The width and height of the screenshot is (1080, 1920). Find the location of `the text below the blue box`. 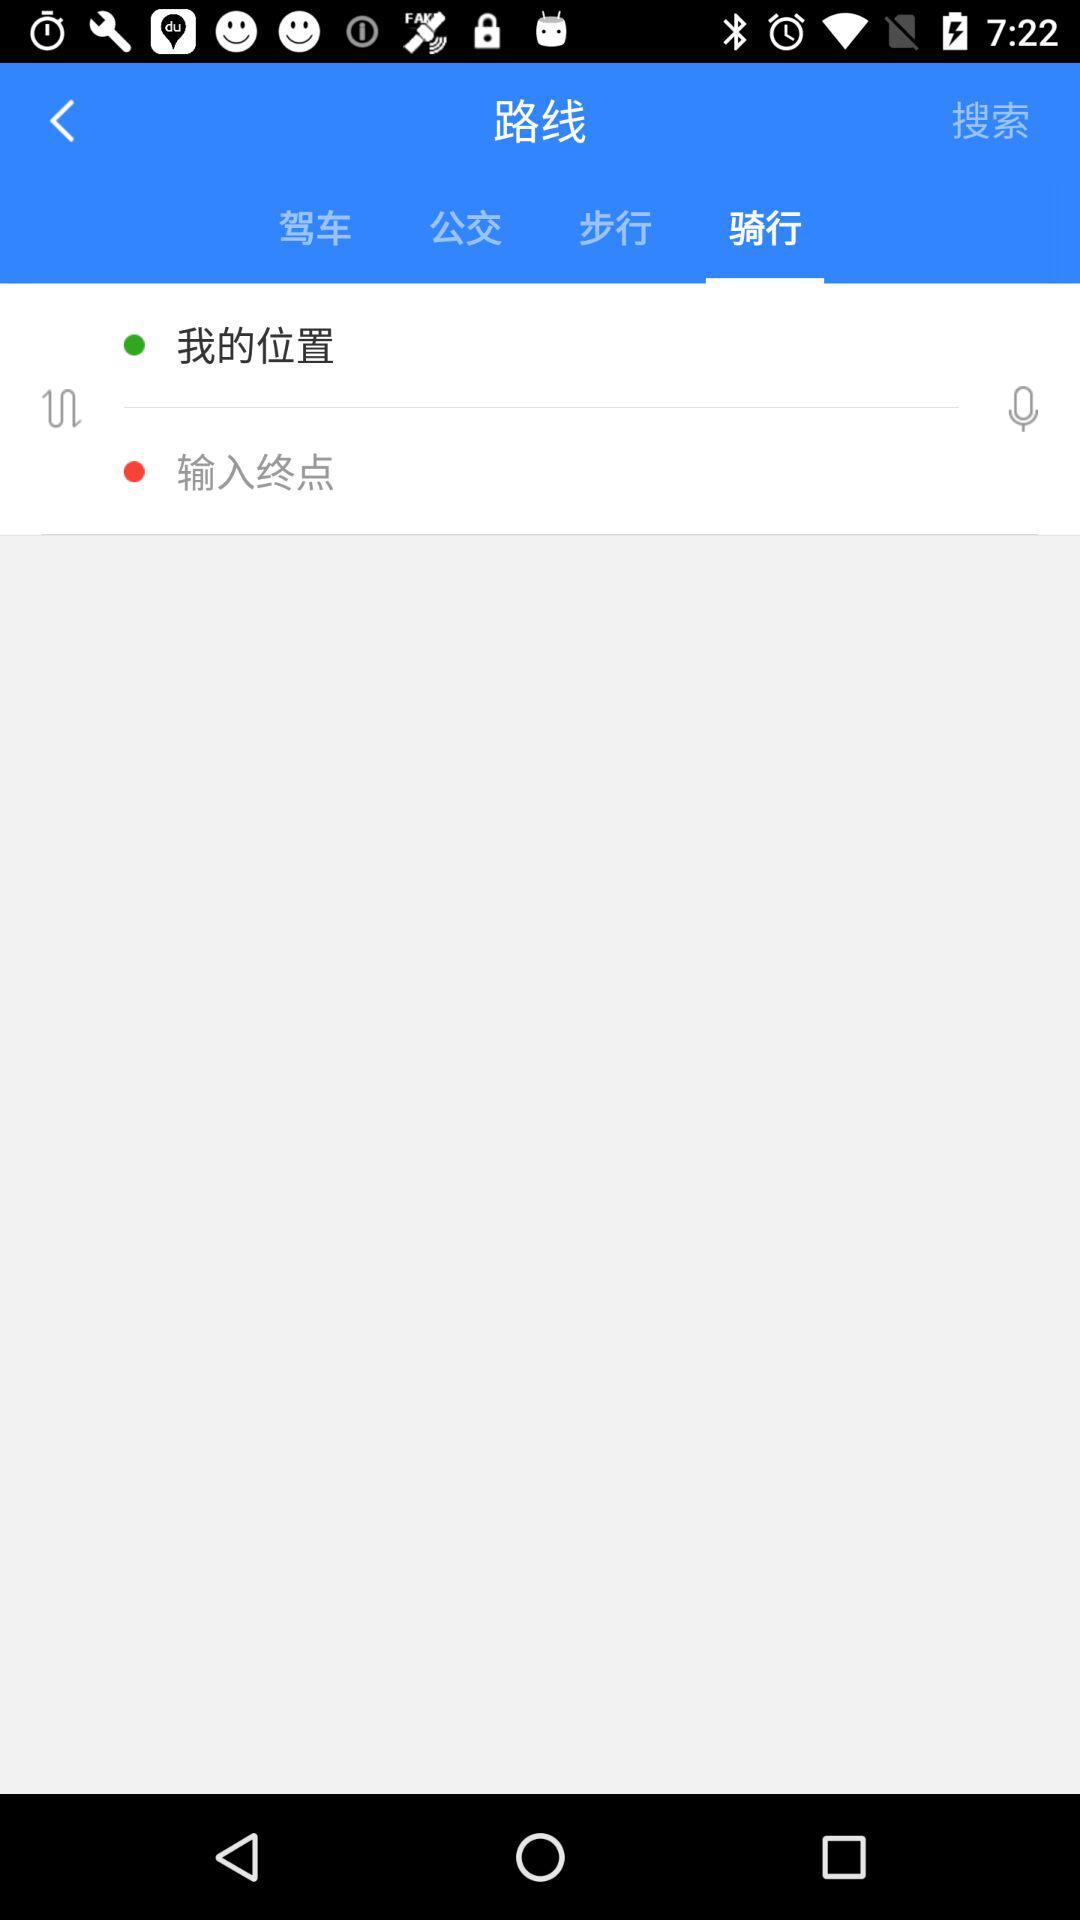

the text below the blue box is located at coordinates (545, 345).